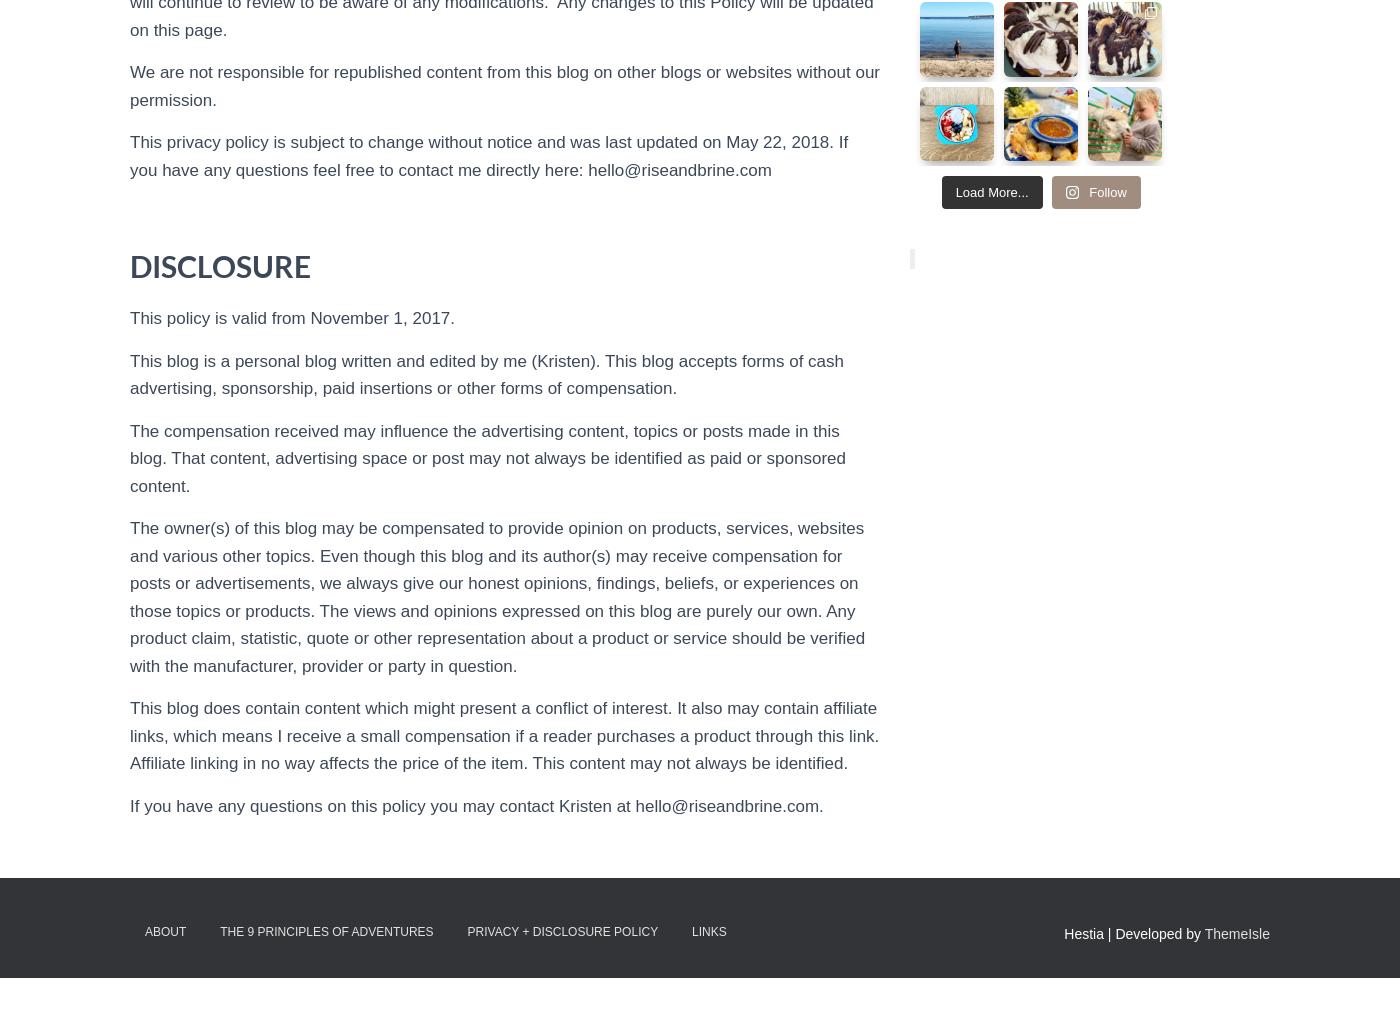  Describe the element at coordinates (130, 265) in the screenshot. I see `'DISCLOSURE'` at that location.